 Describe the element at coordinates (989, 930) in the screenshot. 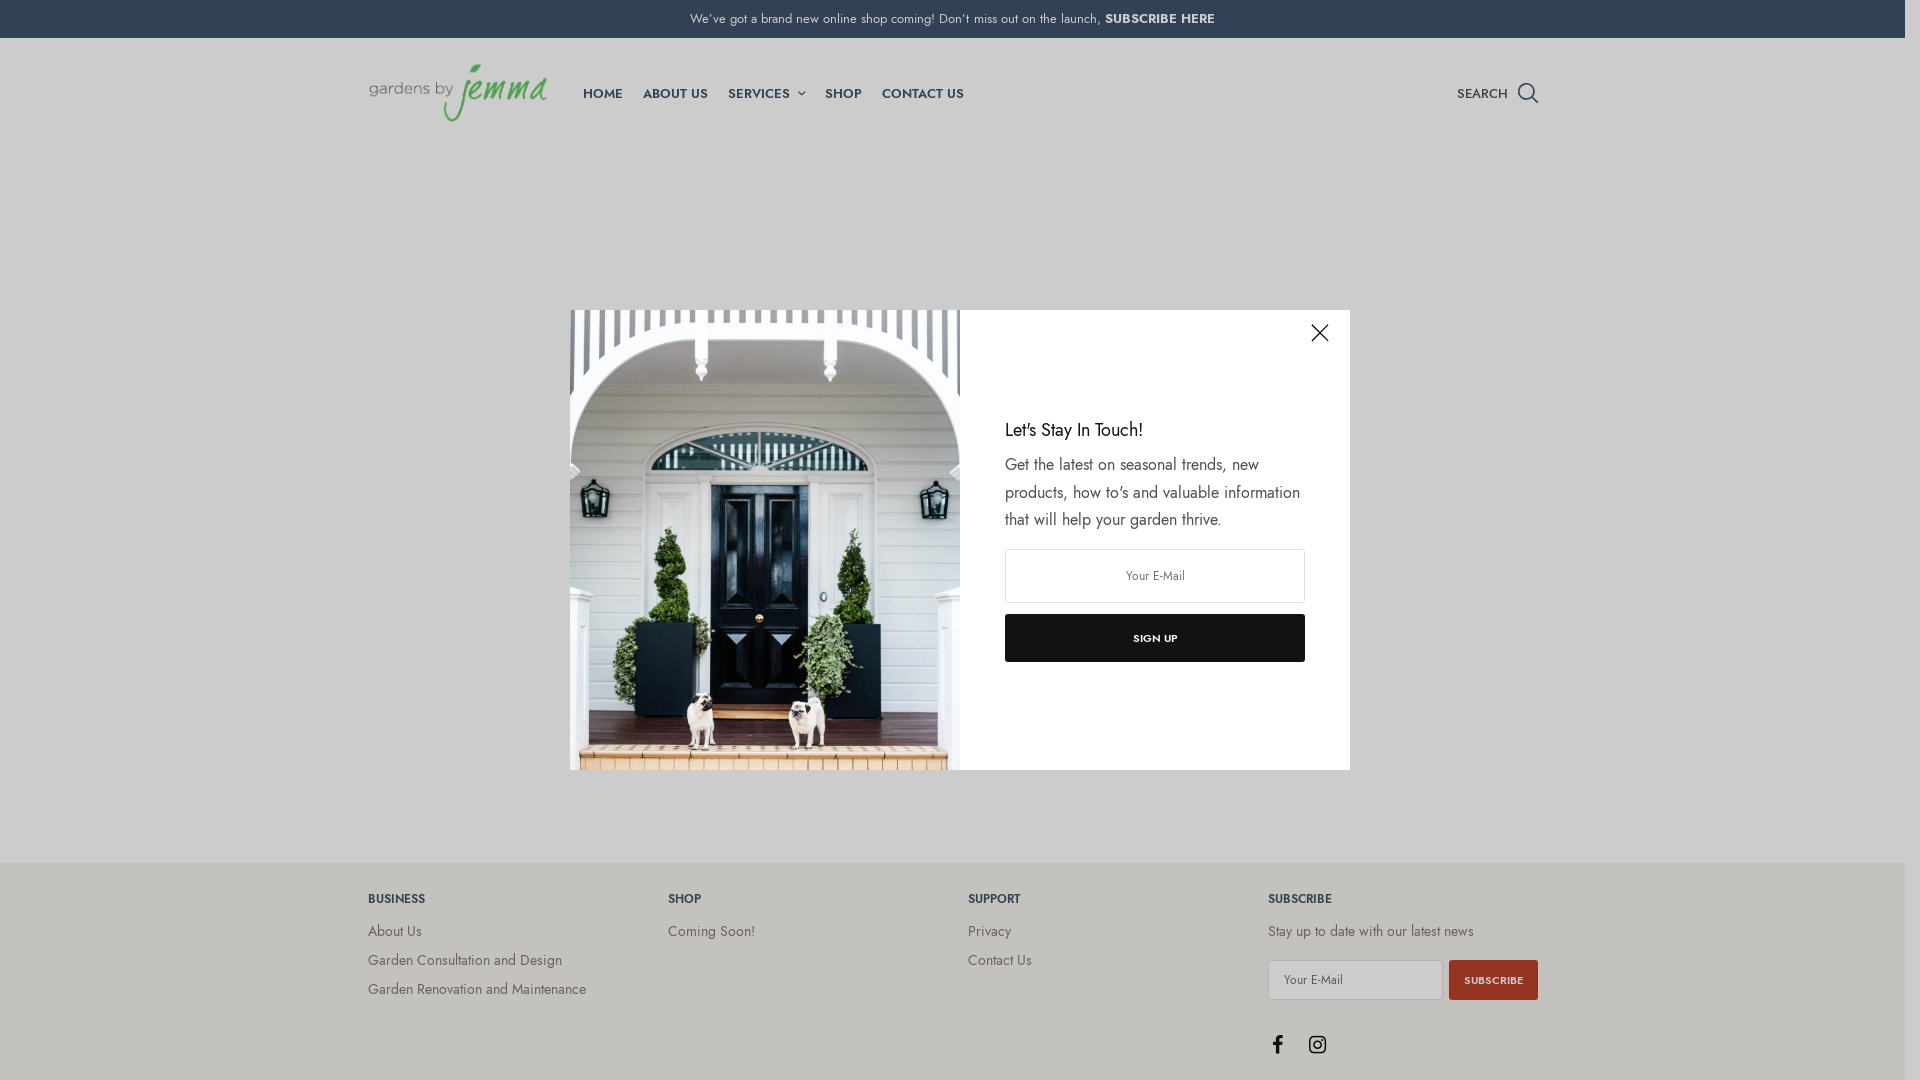

I see `'Privacy'` at that location.